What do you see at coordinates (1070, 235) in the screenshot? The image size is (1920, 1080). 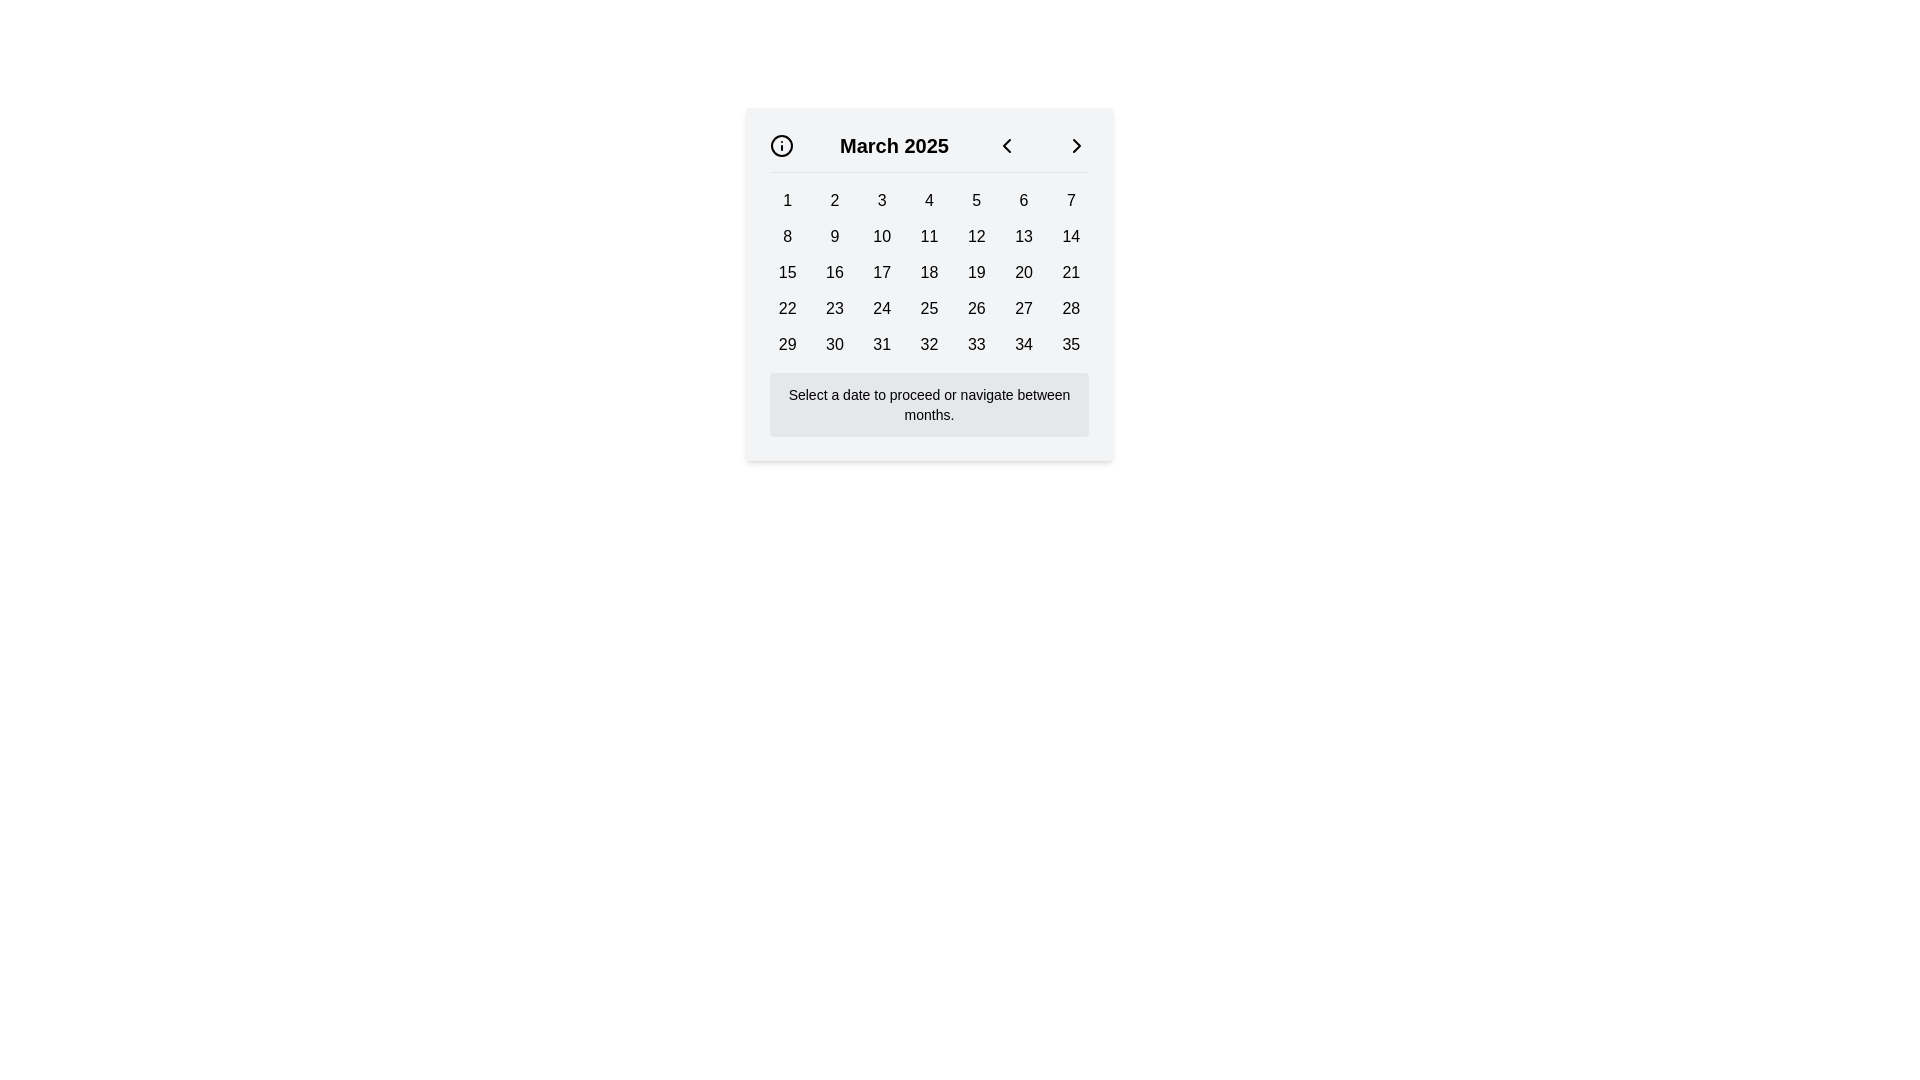 I see `the rectangular button labeled '14' in bold black font, which is positioned in the second row and seventh column of the calendar grid` at bounding box center [1070, 235].